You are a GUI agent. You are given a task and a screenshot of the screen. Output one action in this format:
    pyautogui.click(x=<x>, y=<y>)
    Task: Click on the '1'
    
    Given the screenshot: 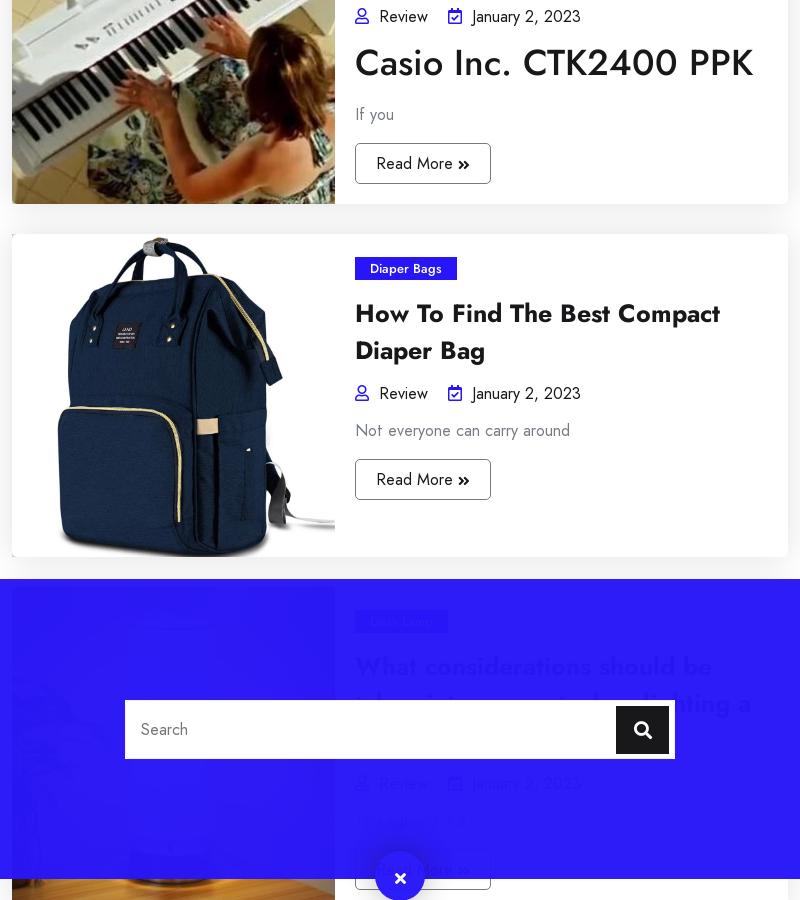 What is the action you would take?
    pyautogui.click(x=45, y=119)
    